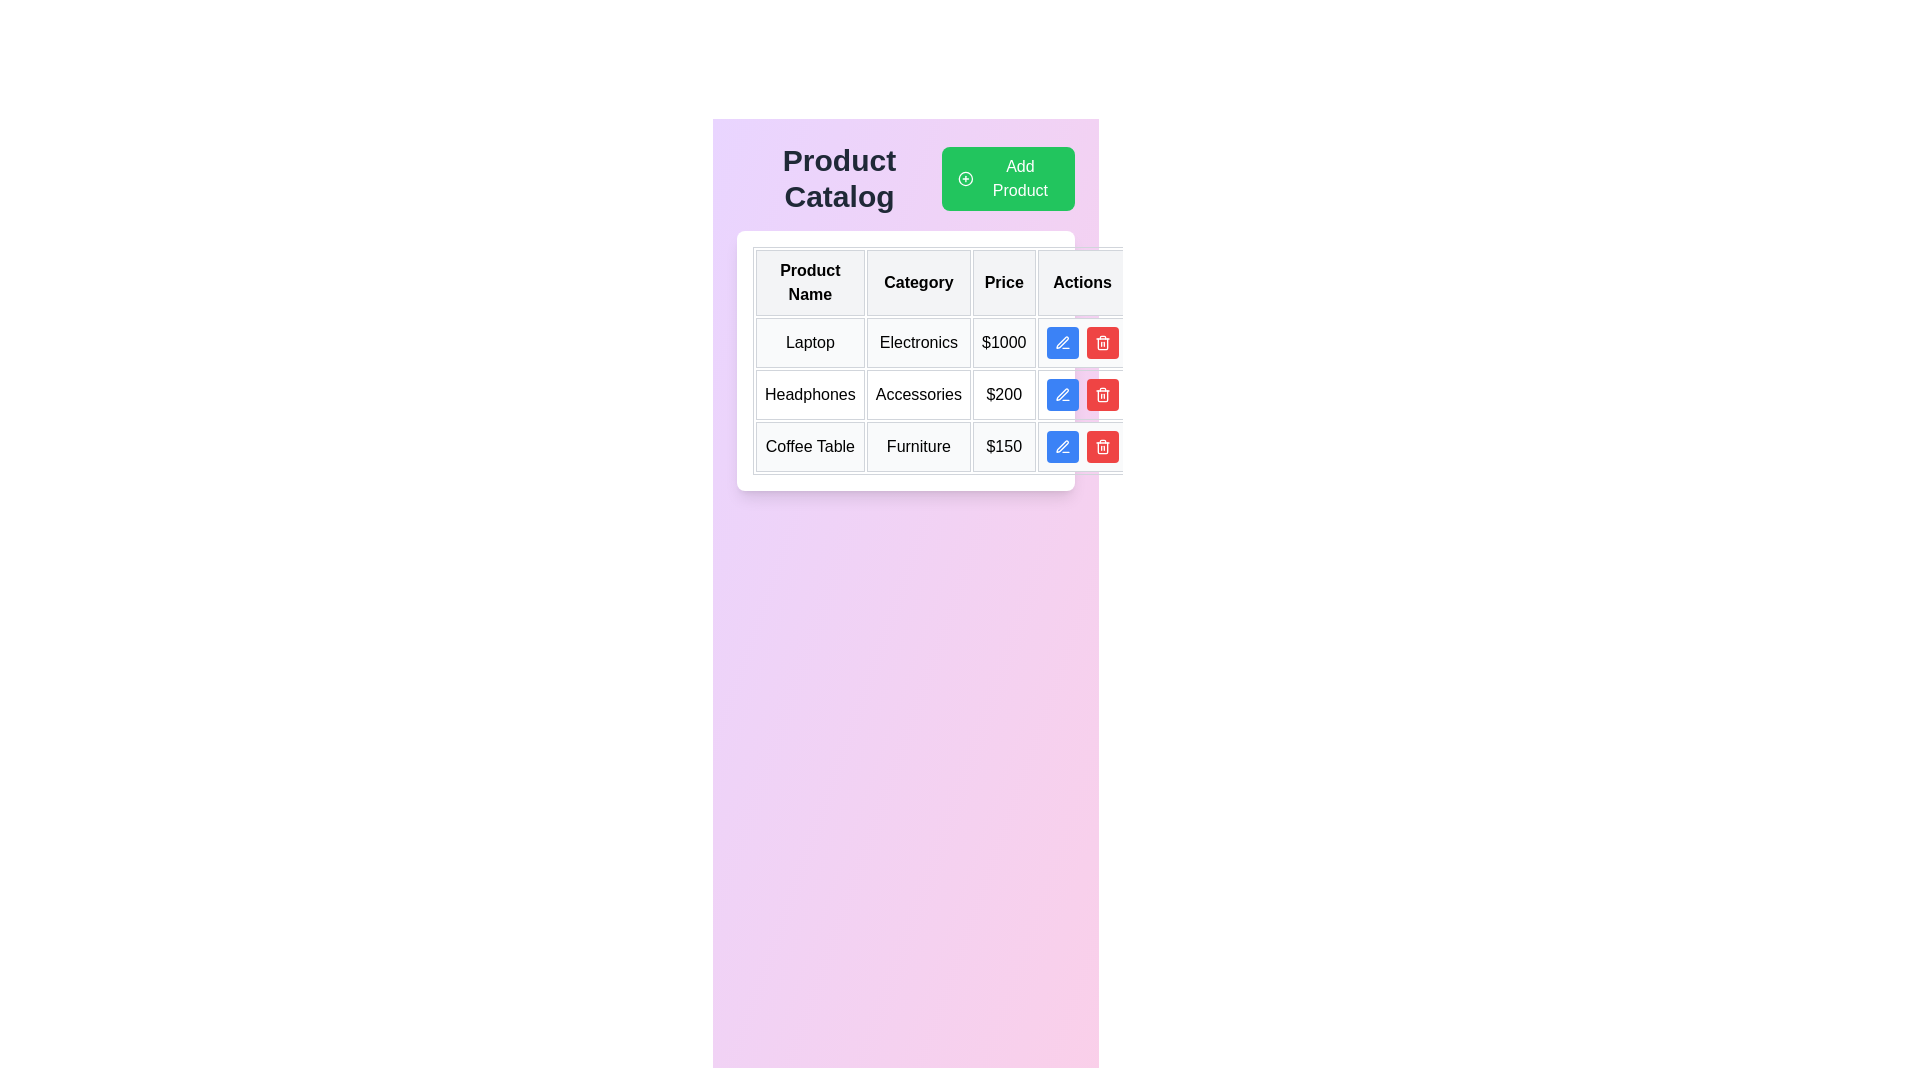 Image resolution: width=1920 pixels, height=1080 pixels. What do you see at coordinates (965, 177) in the screenshot?
I see `the icon embedded within the green 'Add Product' button located in the top-right section of the interface` at bounding box center [965, 177].